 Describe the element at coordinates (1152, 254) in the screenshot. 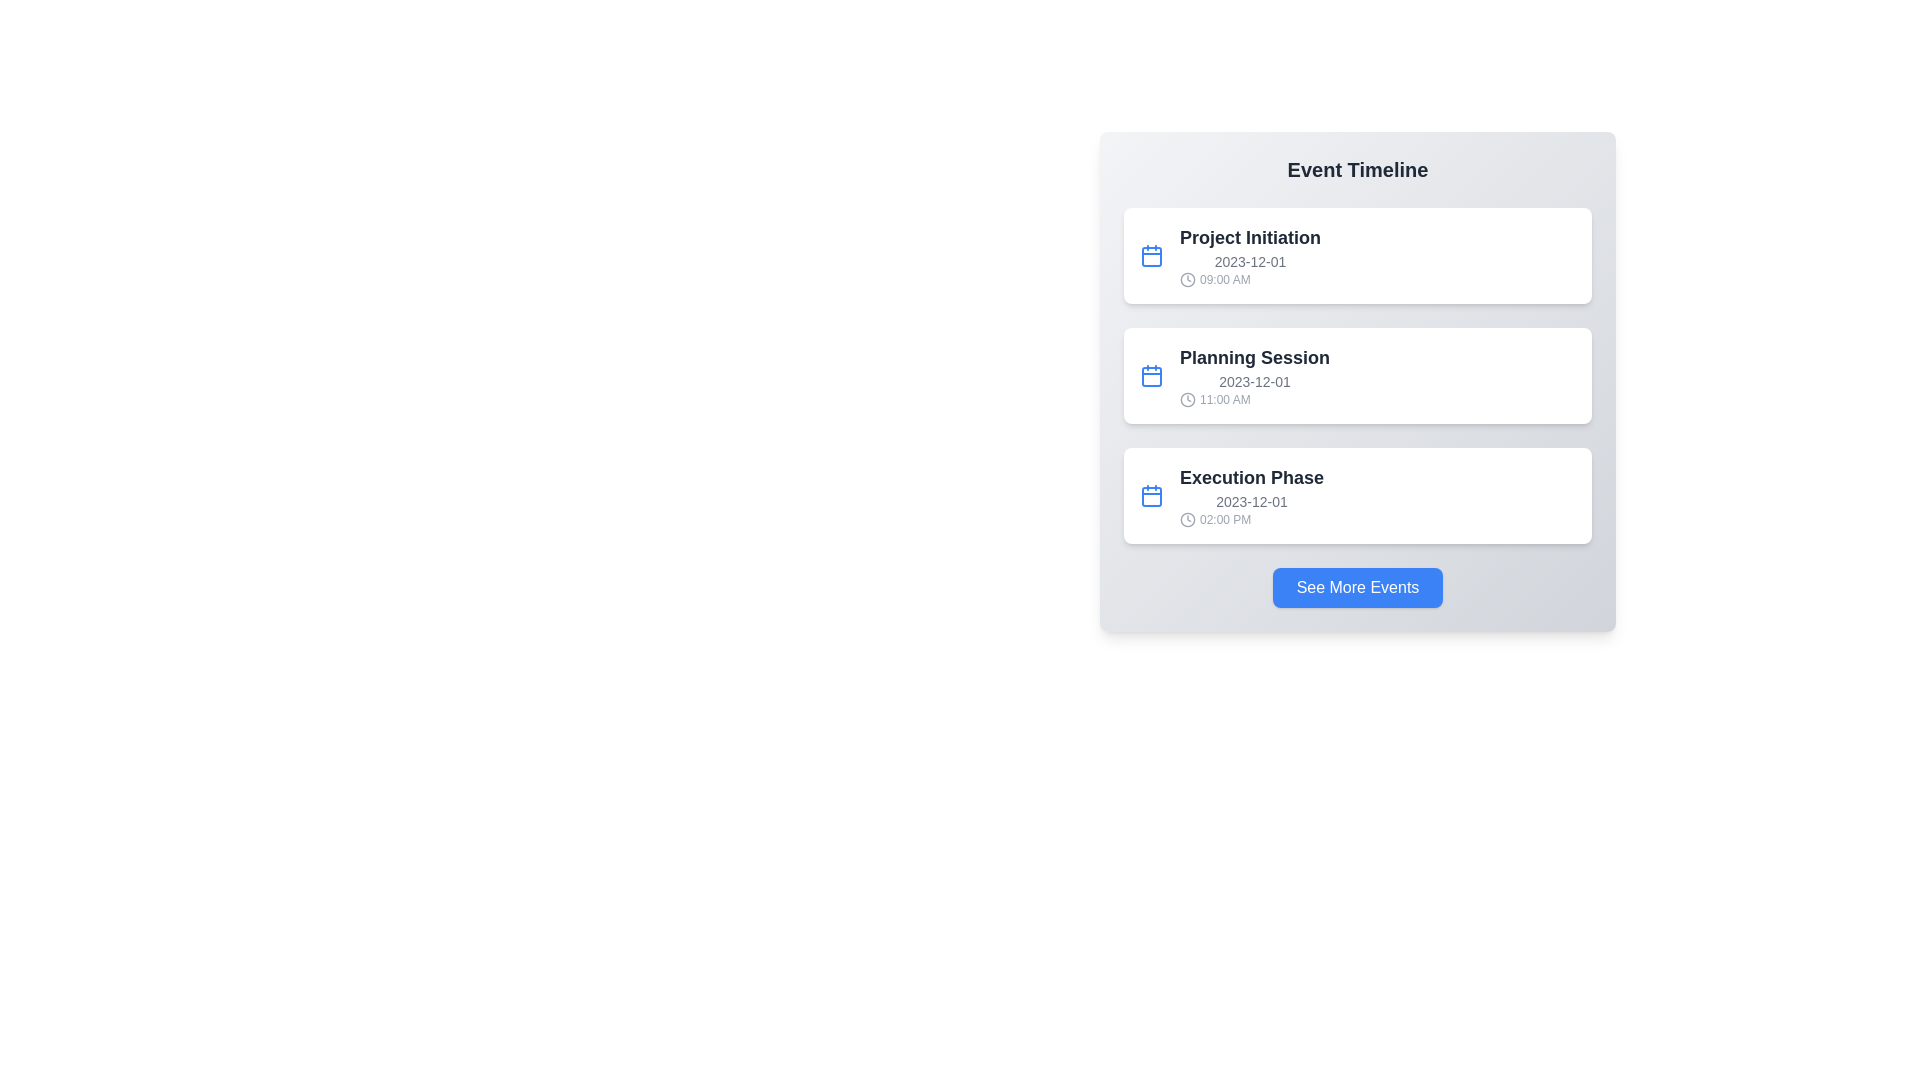

I see `the calendar icon associated with the Project Initiation event` at that location.